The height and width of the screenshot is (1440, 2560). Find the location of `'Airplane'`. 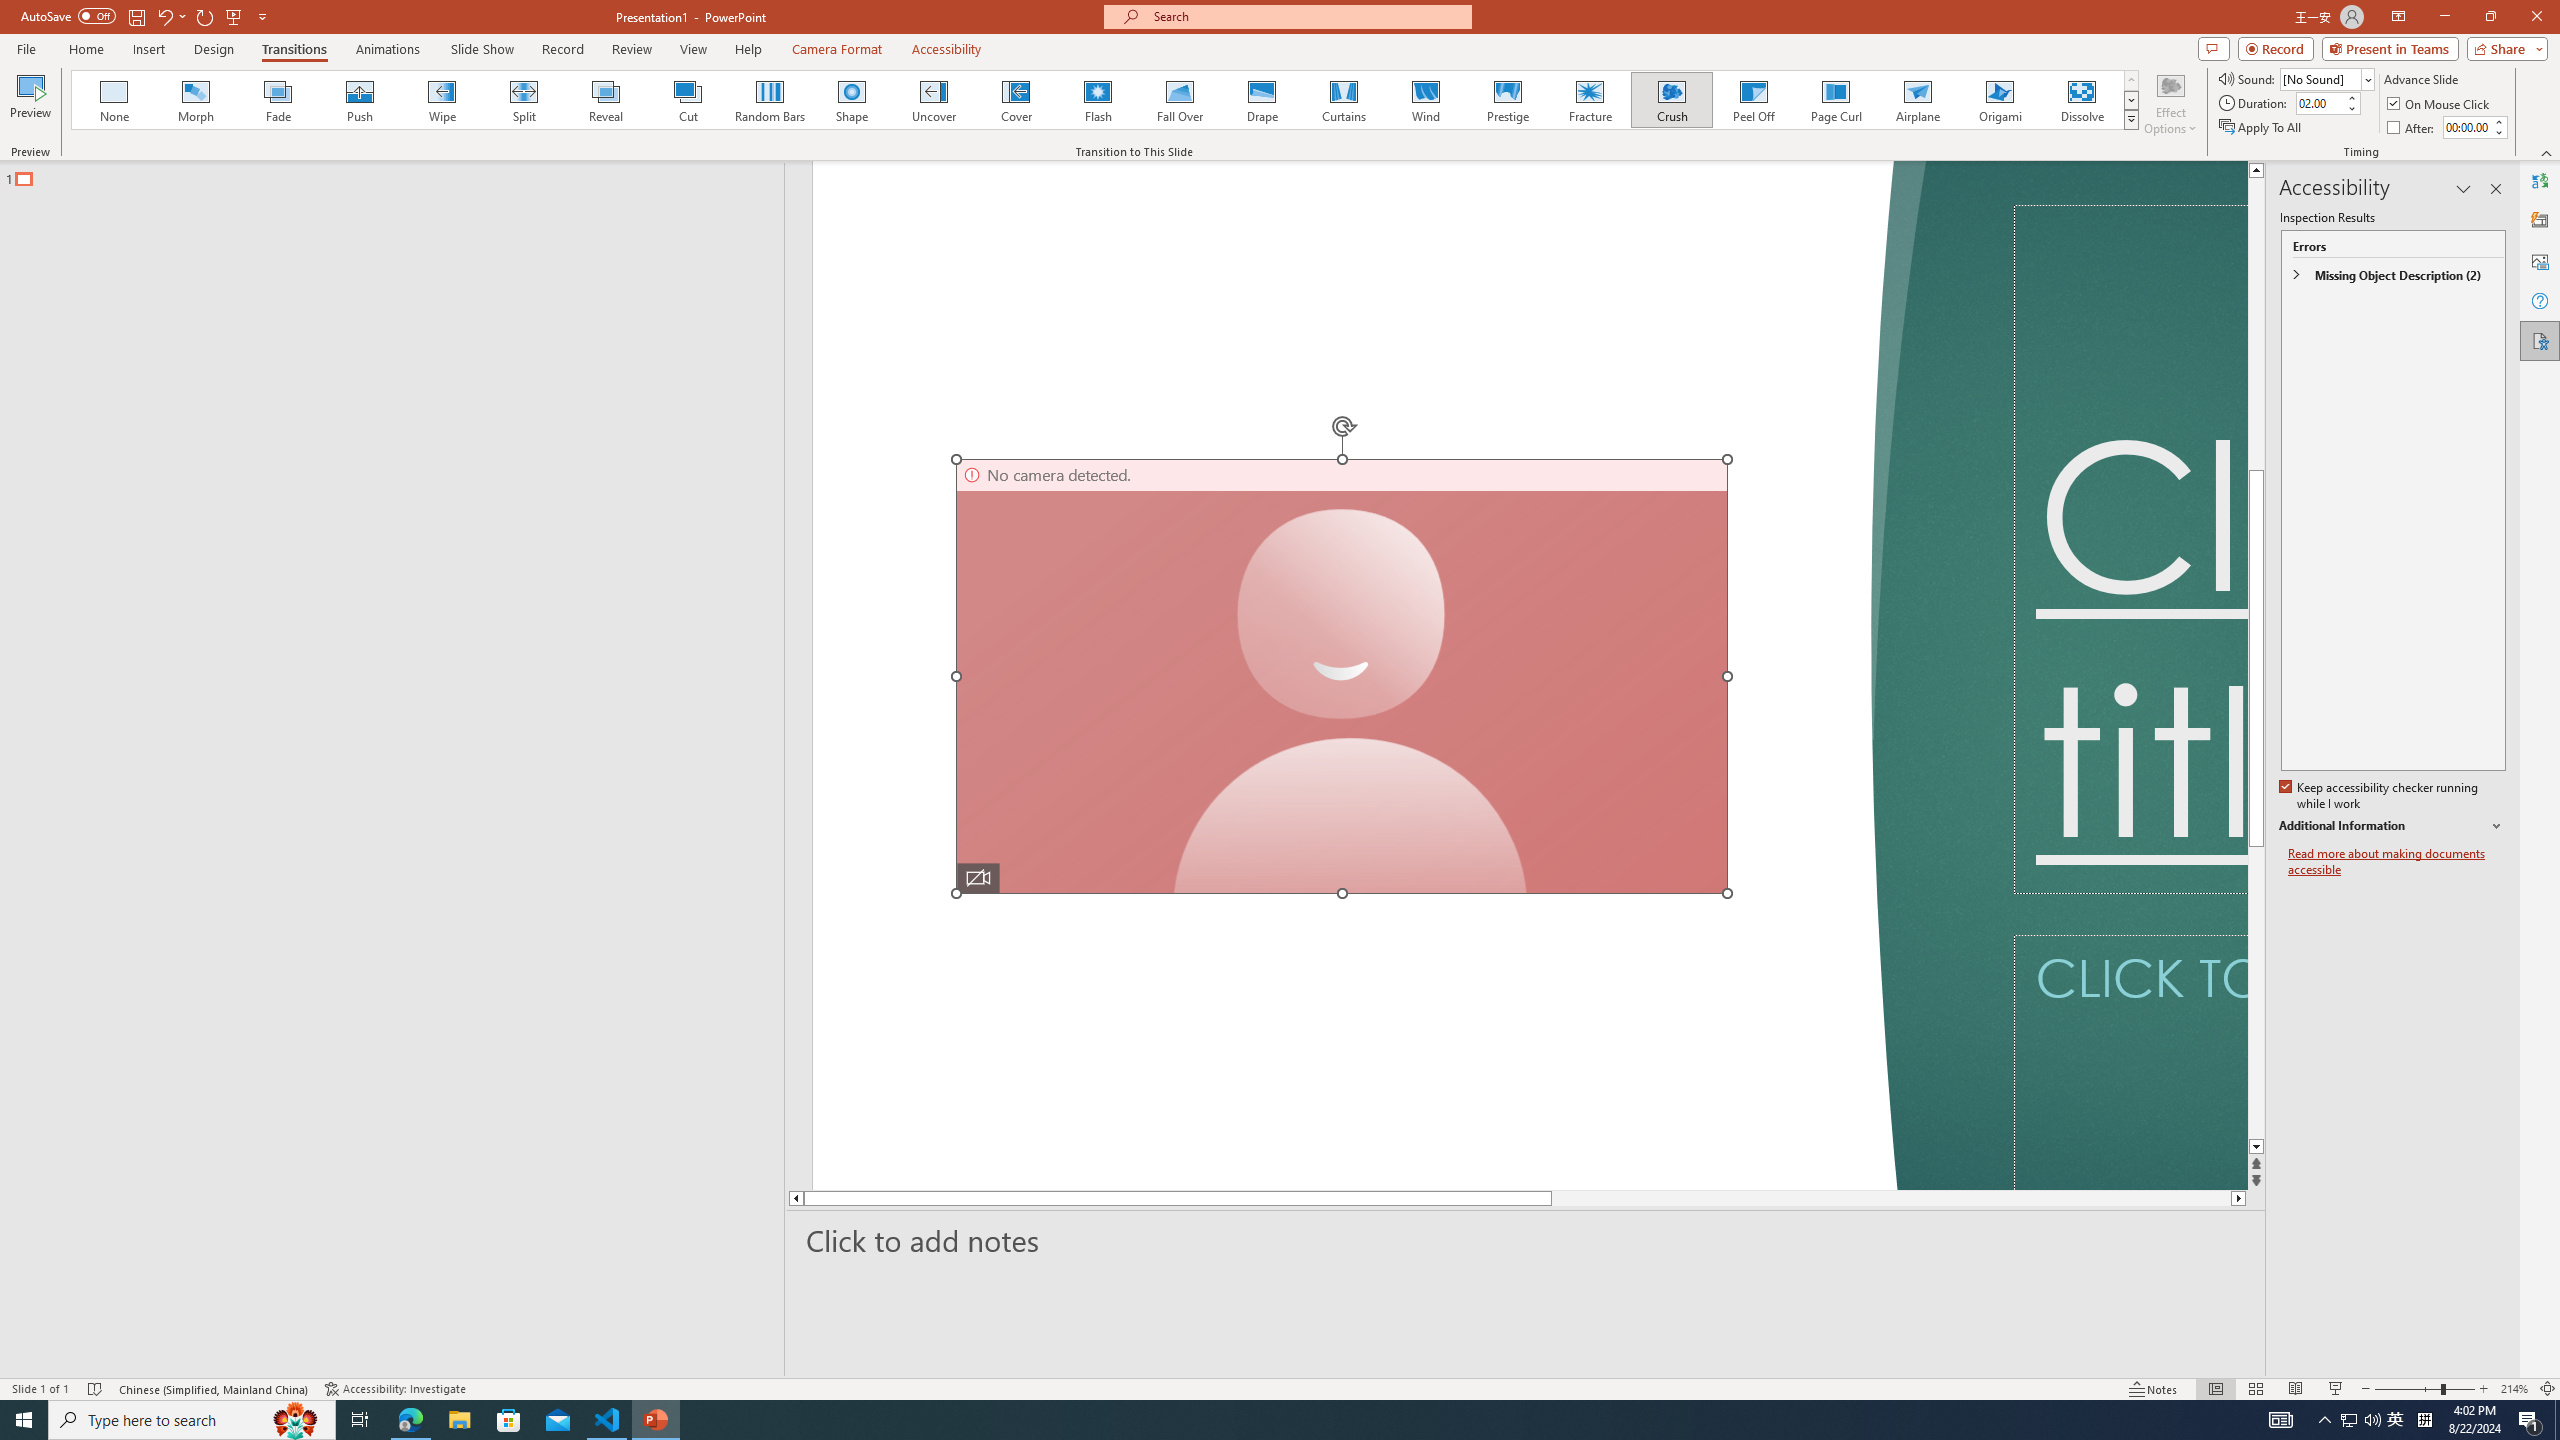

'Airplane' is located at coordinates (1916, 99).